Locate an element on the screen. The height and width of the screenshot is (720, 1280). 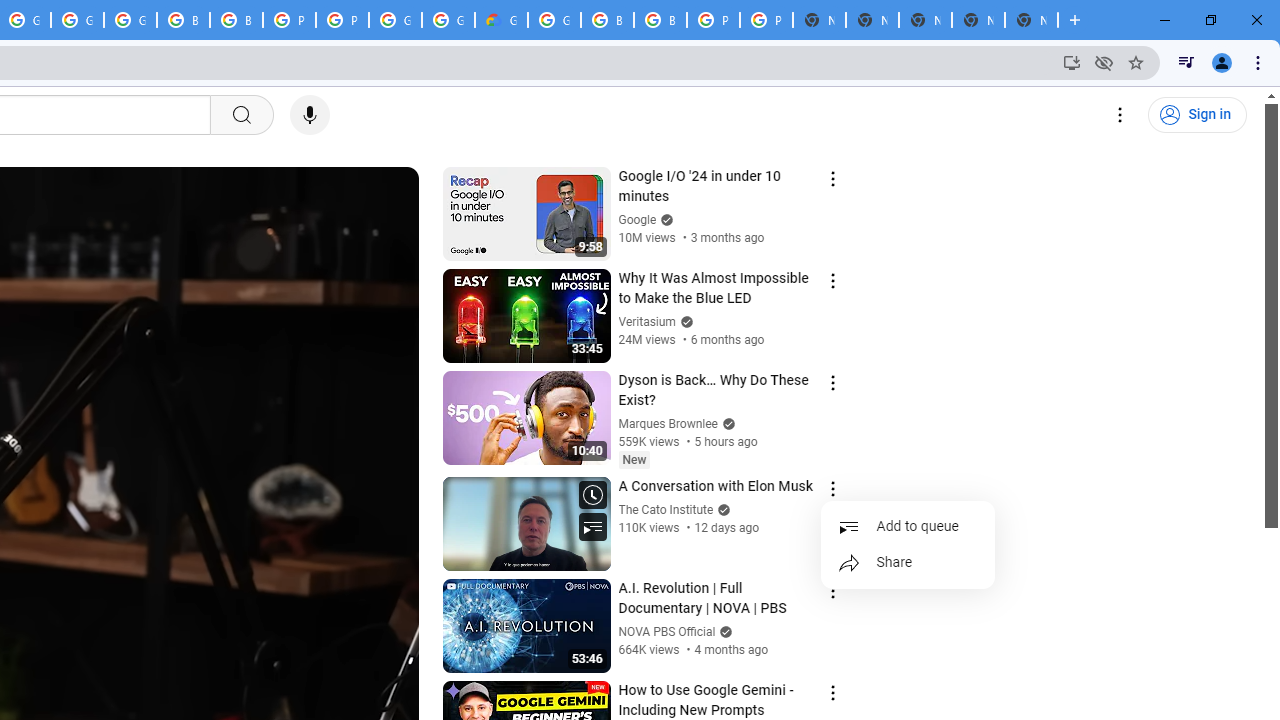
'Verified' is located at coordinates (723, 631).